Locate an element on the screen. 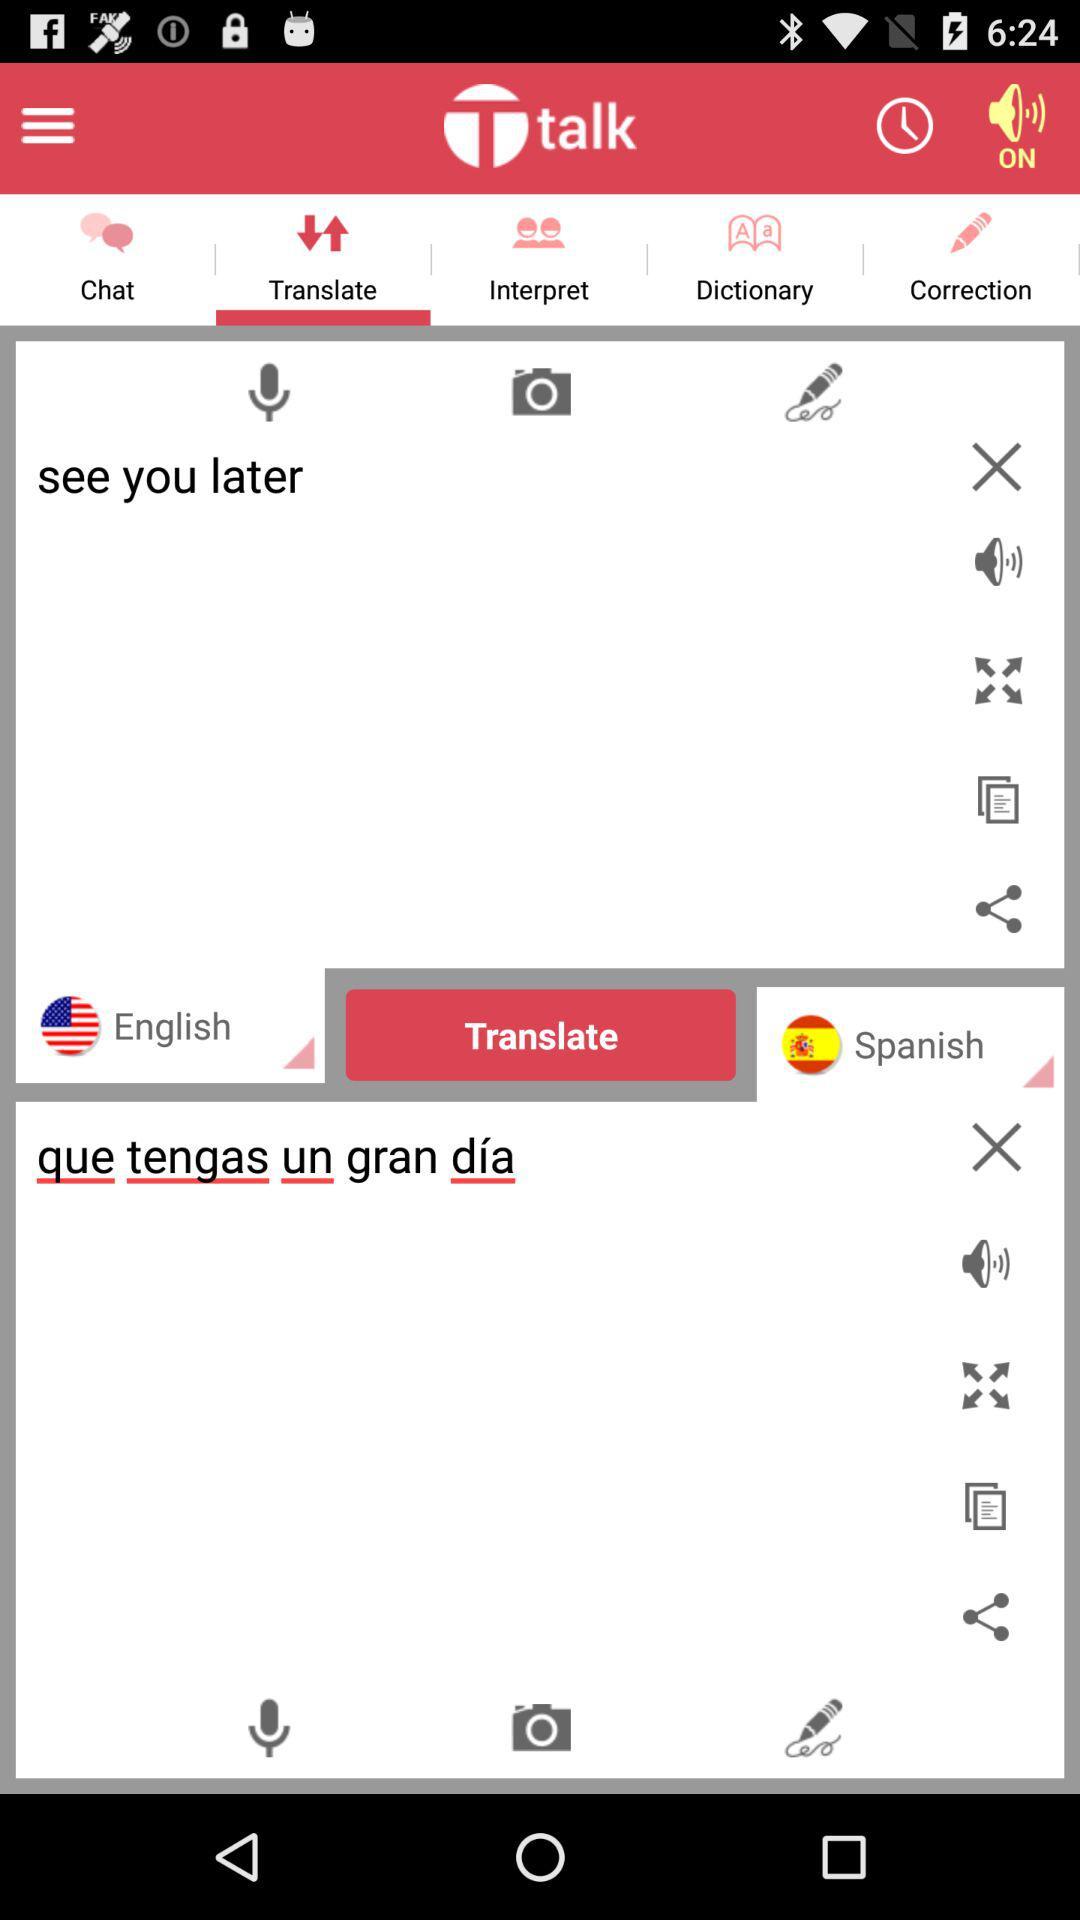 The width and height of the screenshot is (1080, 1920). share content is located at coordinates (998, 907).